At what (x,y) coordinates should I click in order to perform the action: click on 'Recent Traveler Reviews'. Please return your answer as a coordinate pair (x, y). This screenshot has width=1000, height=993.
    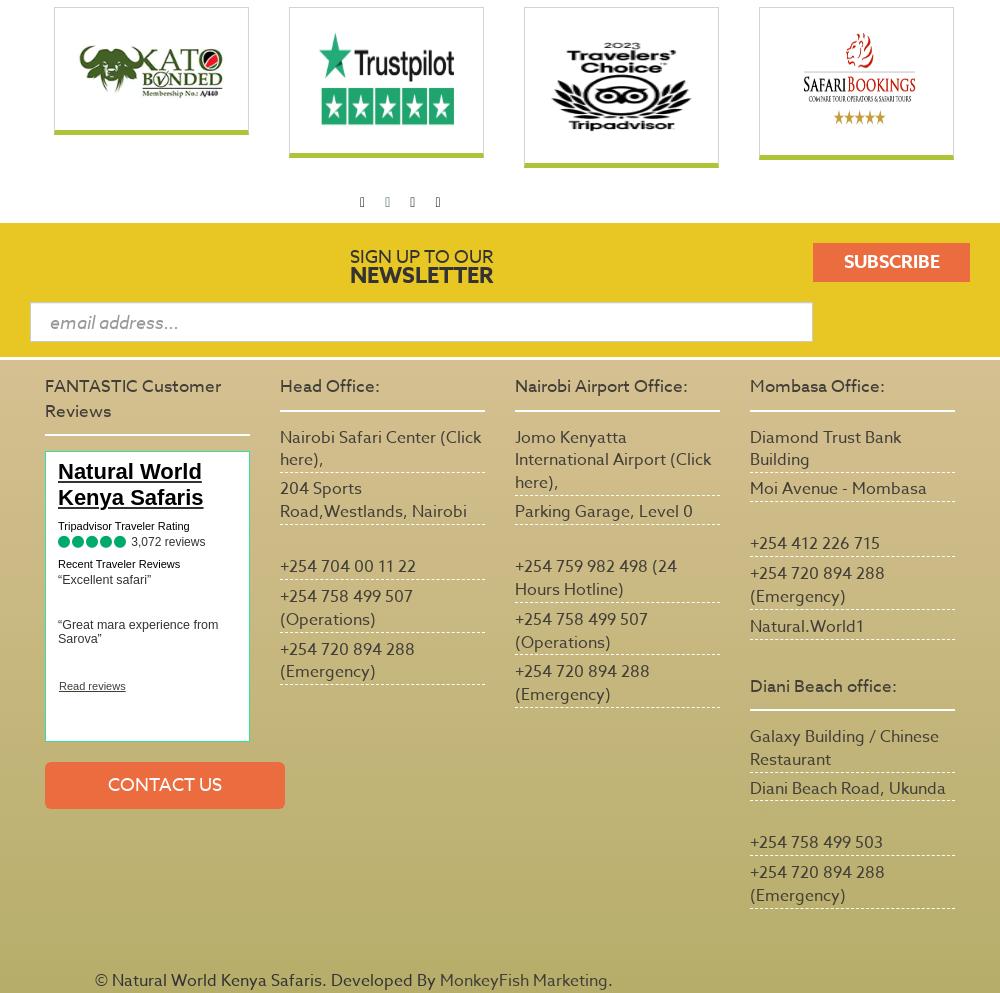
    Looking at the image, I should click on (118, 562).